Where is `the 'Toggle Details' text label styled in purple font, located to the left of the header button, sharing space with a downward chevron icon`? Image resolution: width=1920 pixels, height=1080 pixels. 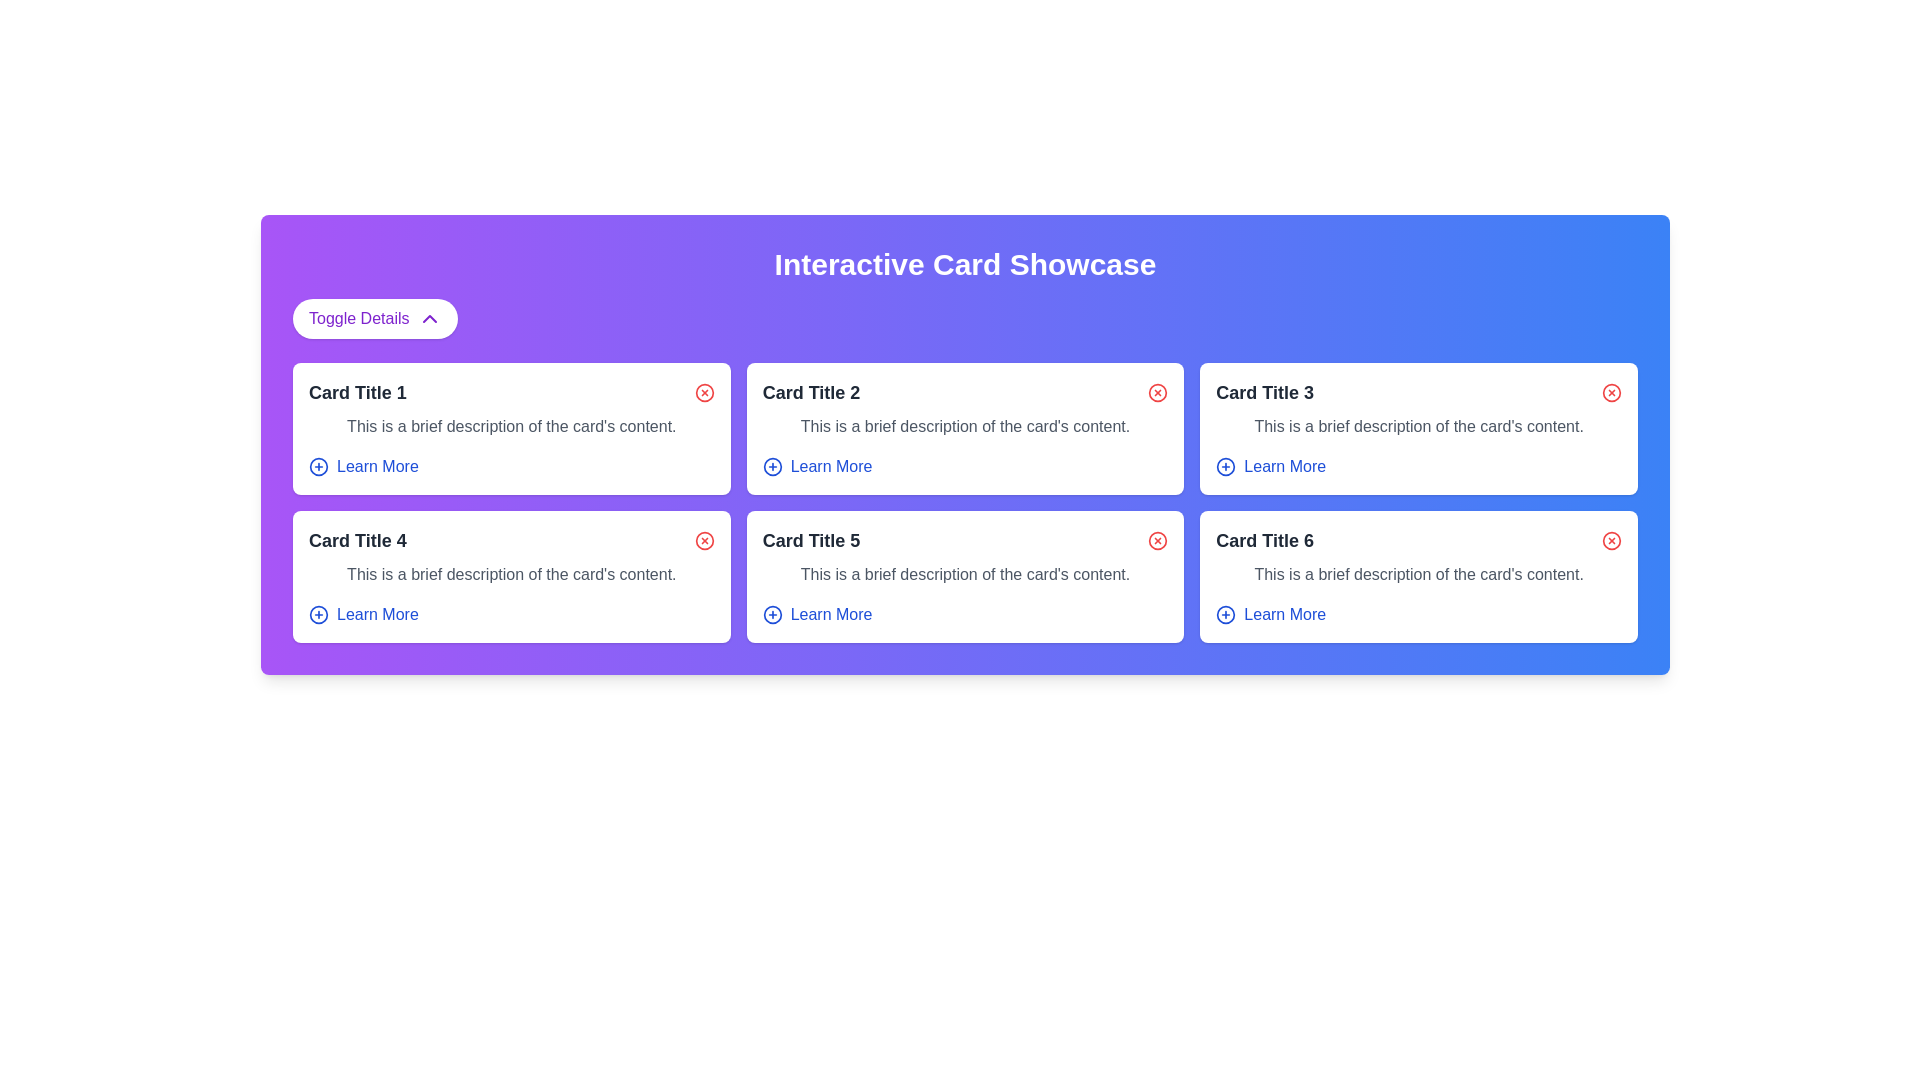 the 'Toggle Details' text label styled in purple font, located to the left of the header button, sharing space with a downward chevron icon is located at coordinates (359, 318).